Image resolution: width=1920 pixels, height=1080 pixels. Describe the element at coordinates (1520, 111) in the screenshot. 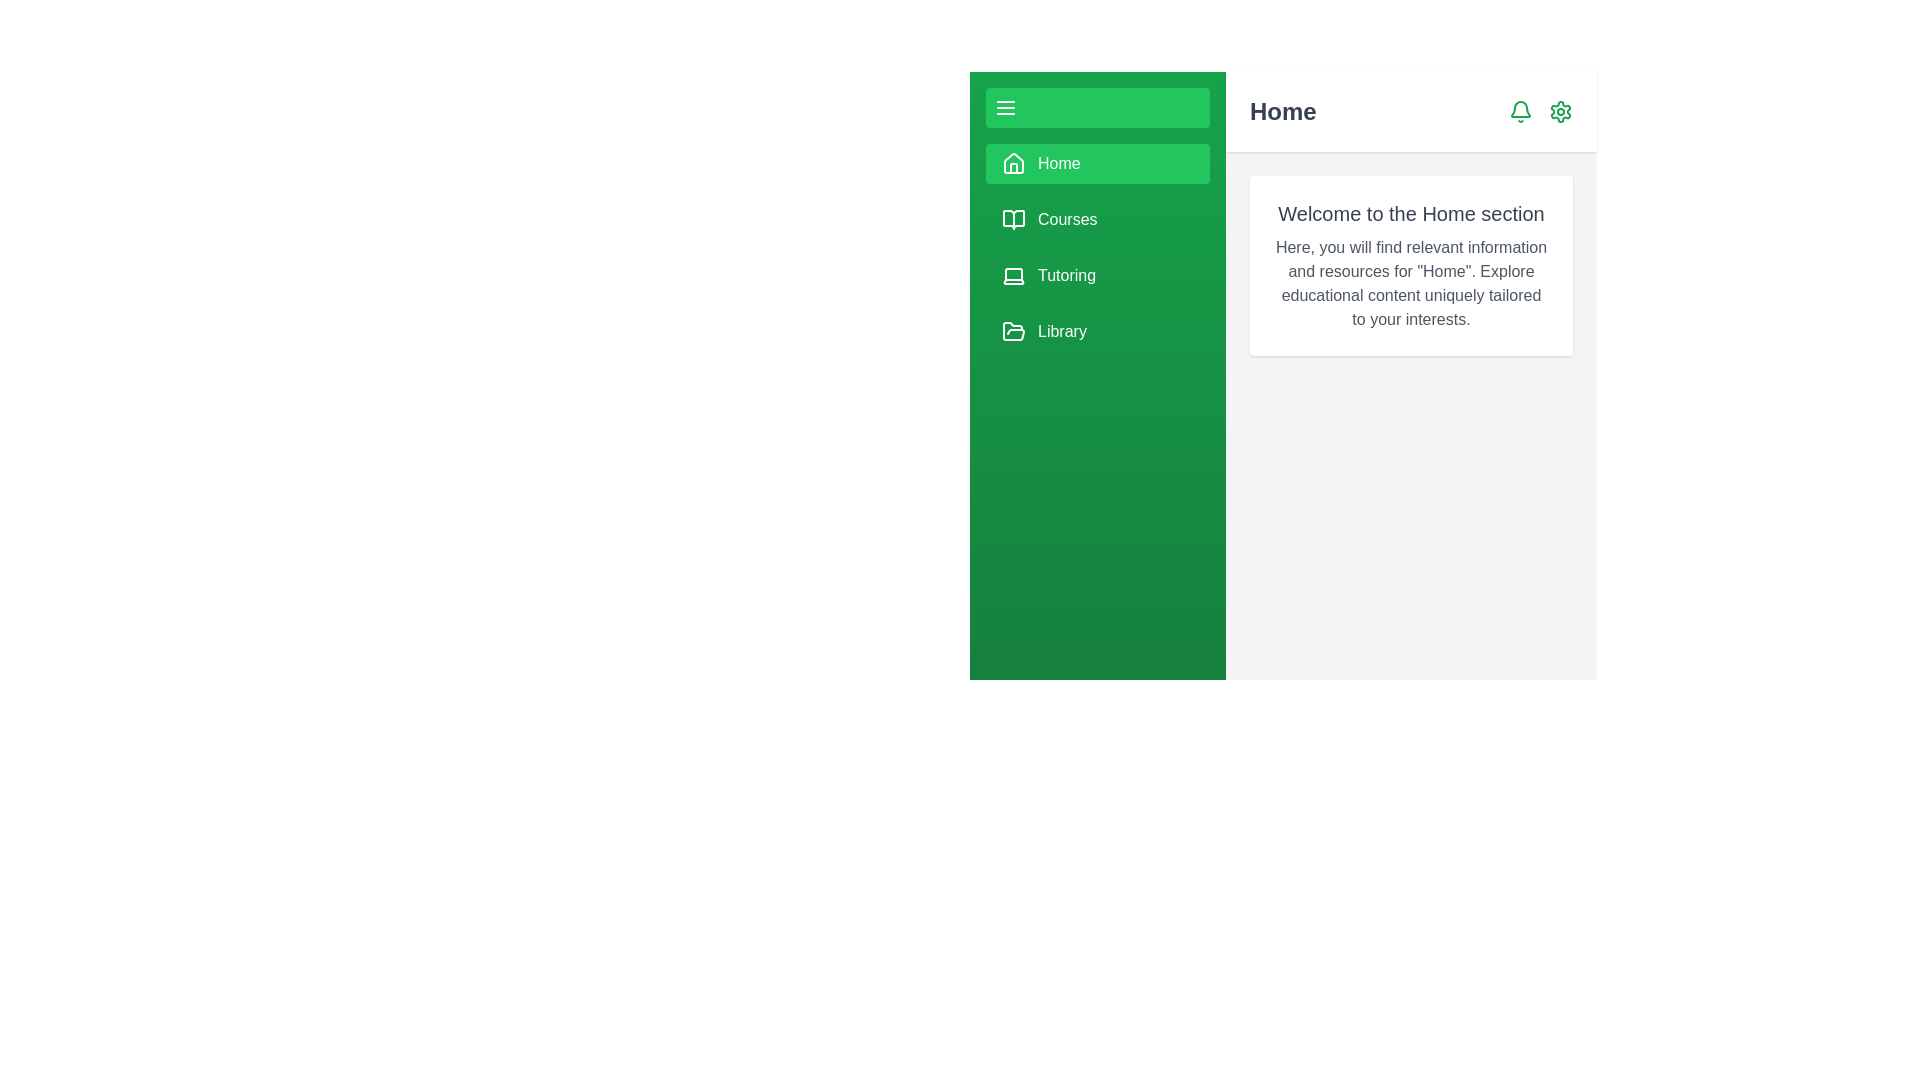

I see `the green bell icon located in the top header section` at that location.